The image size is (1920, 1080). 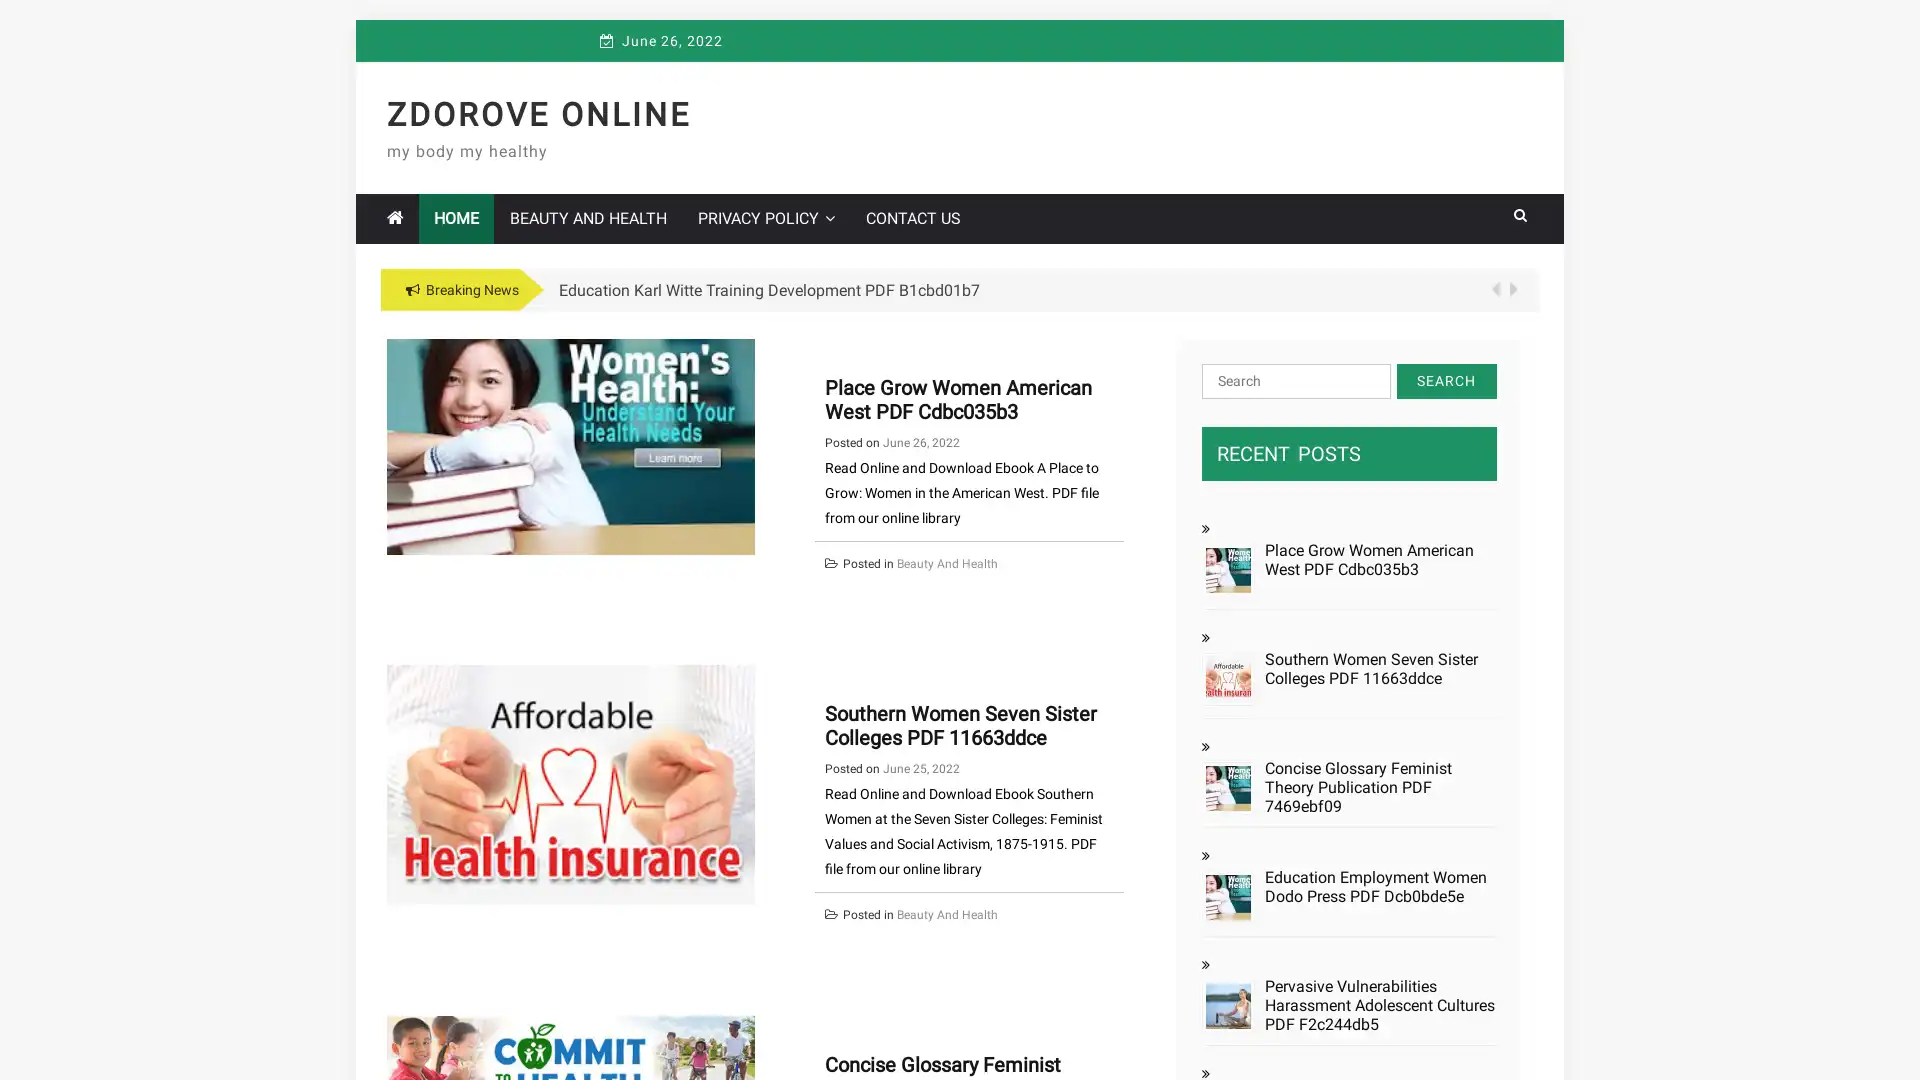 I want to click on Search, so click(x=1445, y=380).